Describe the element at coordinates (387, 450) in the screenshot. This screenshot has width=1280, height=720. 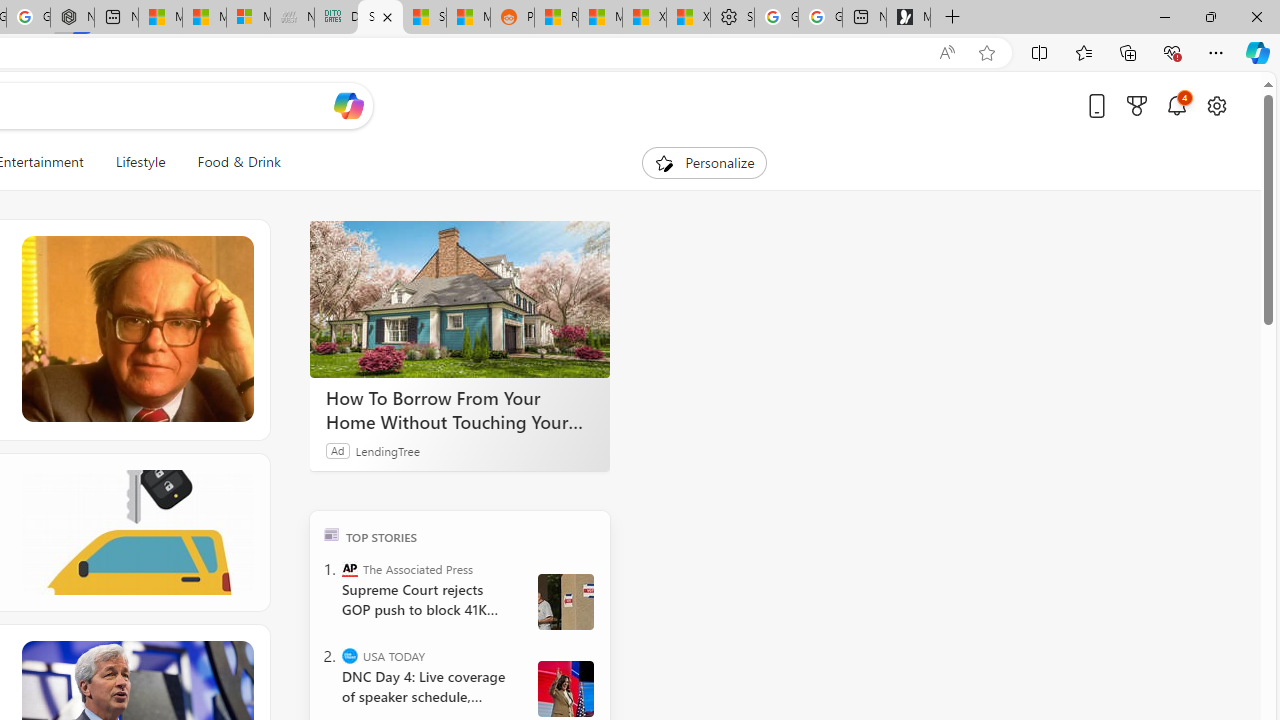
I see `'LendingTree'` at that location.